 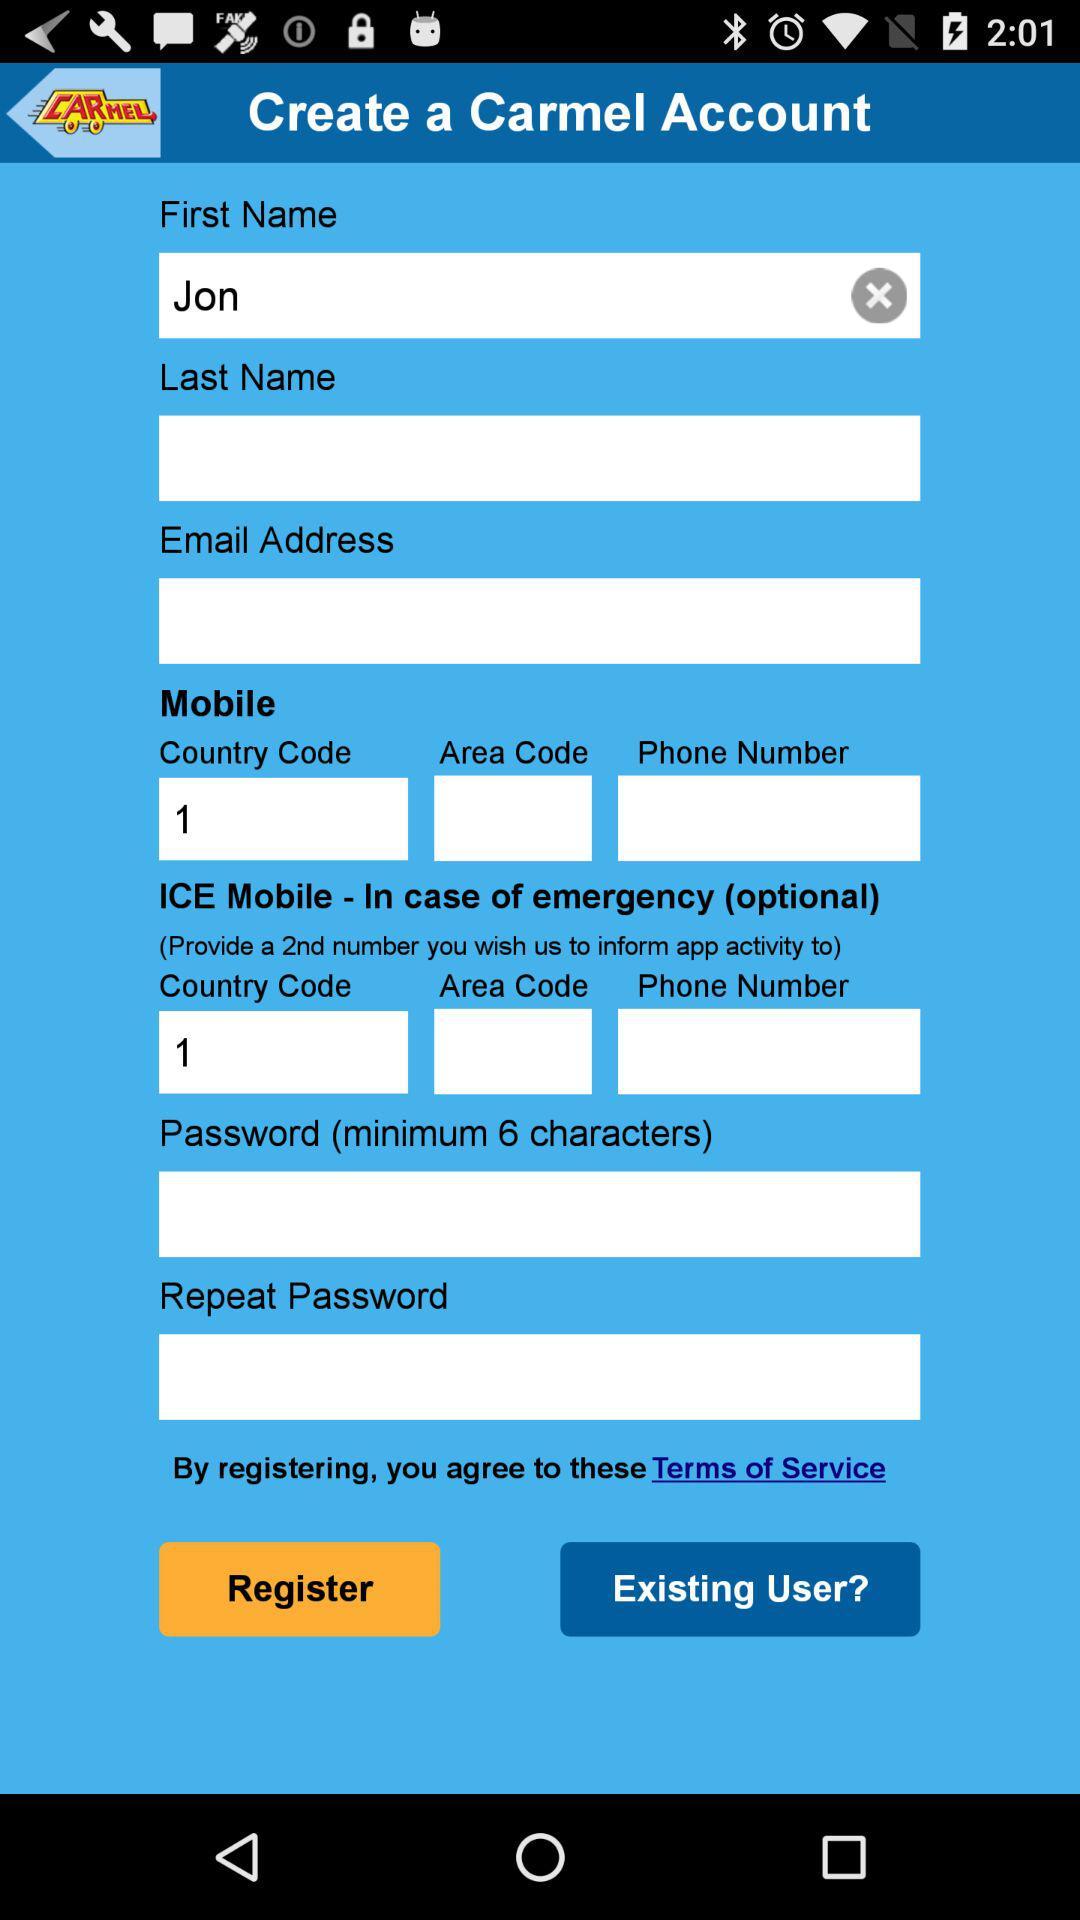 What do you see at coordinates (299, 1588) in the screenshot?
I see `the icon below by registering you item` at bounding box center [299, 1588].